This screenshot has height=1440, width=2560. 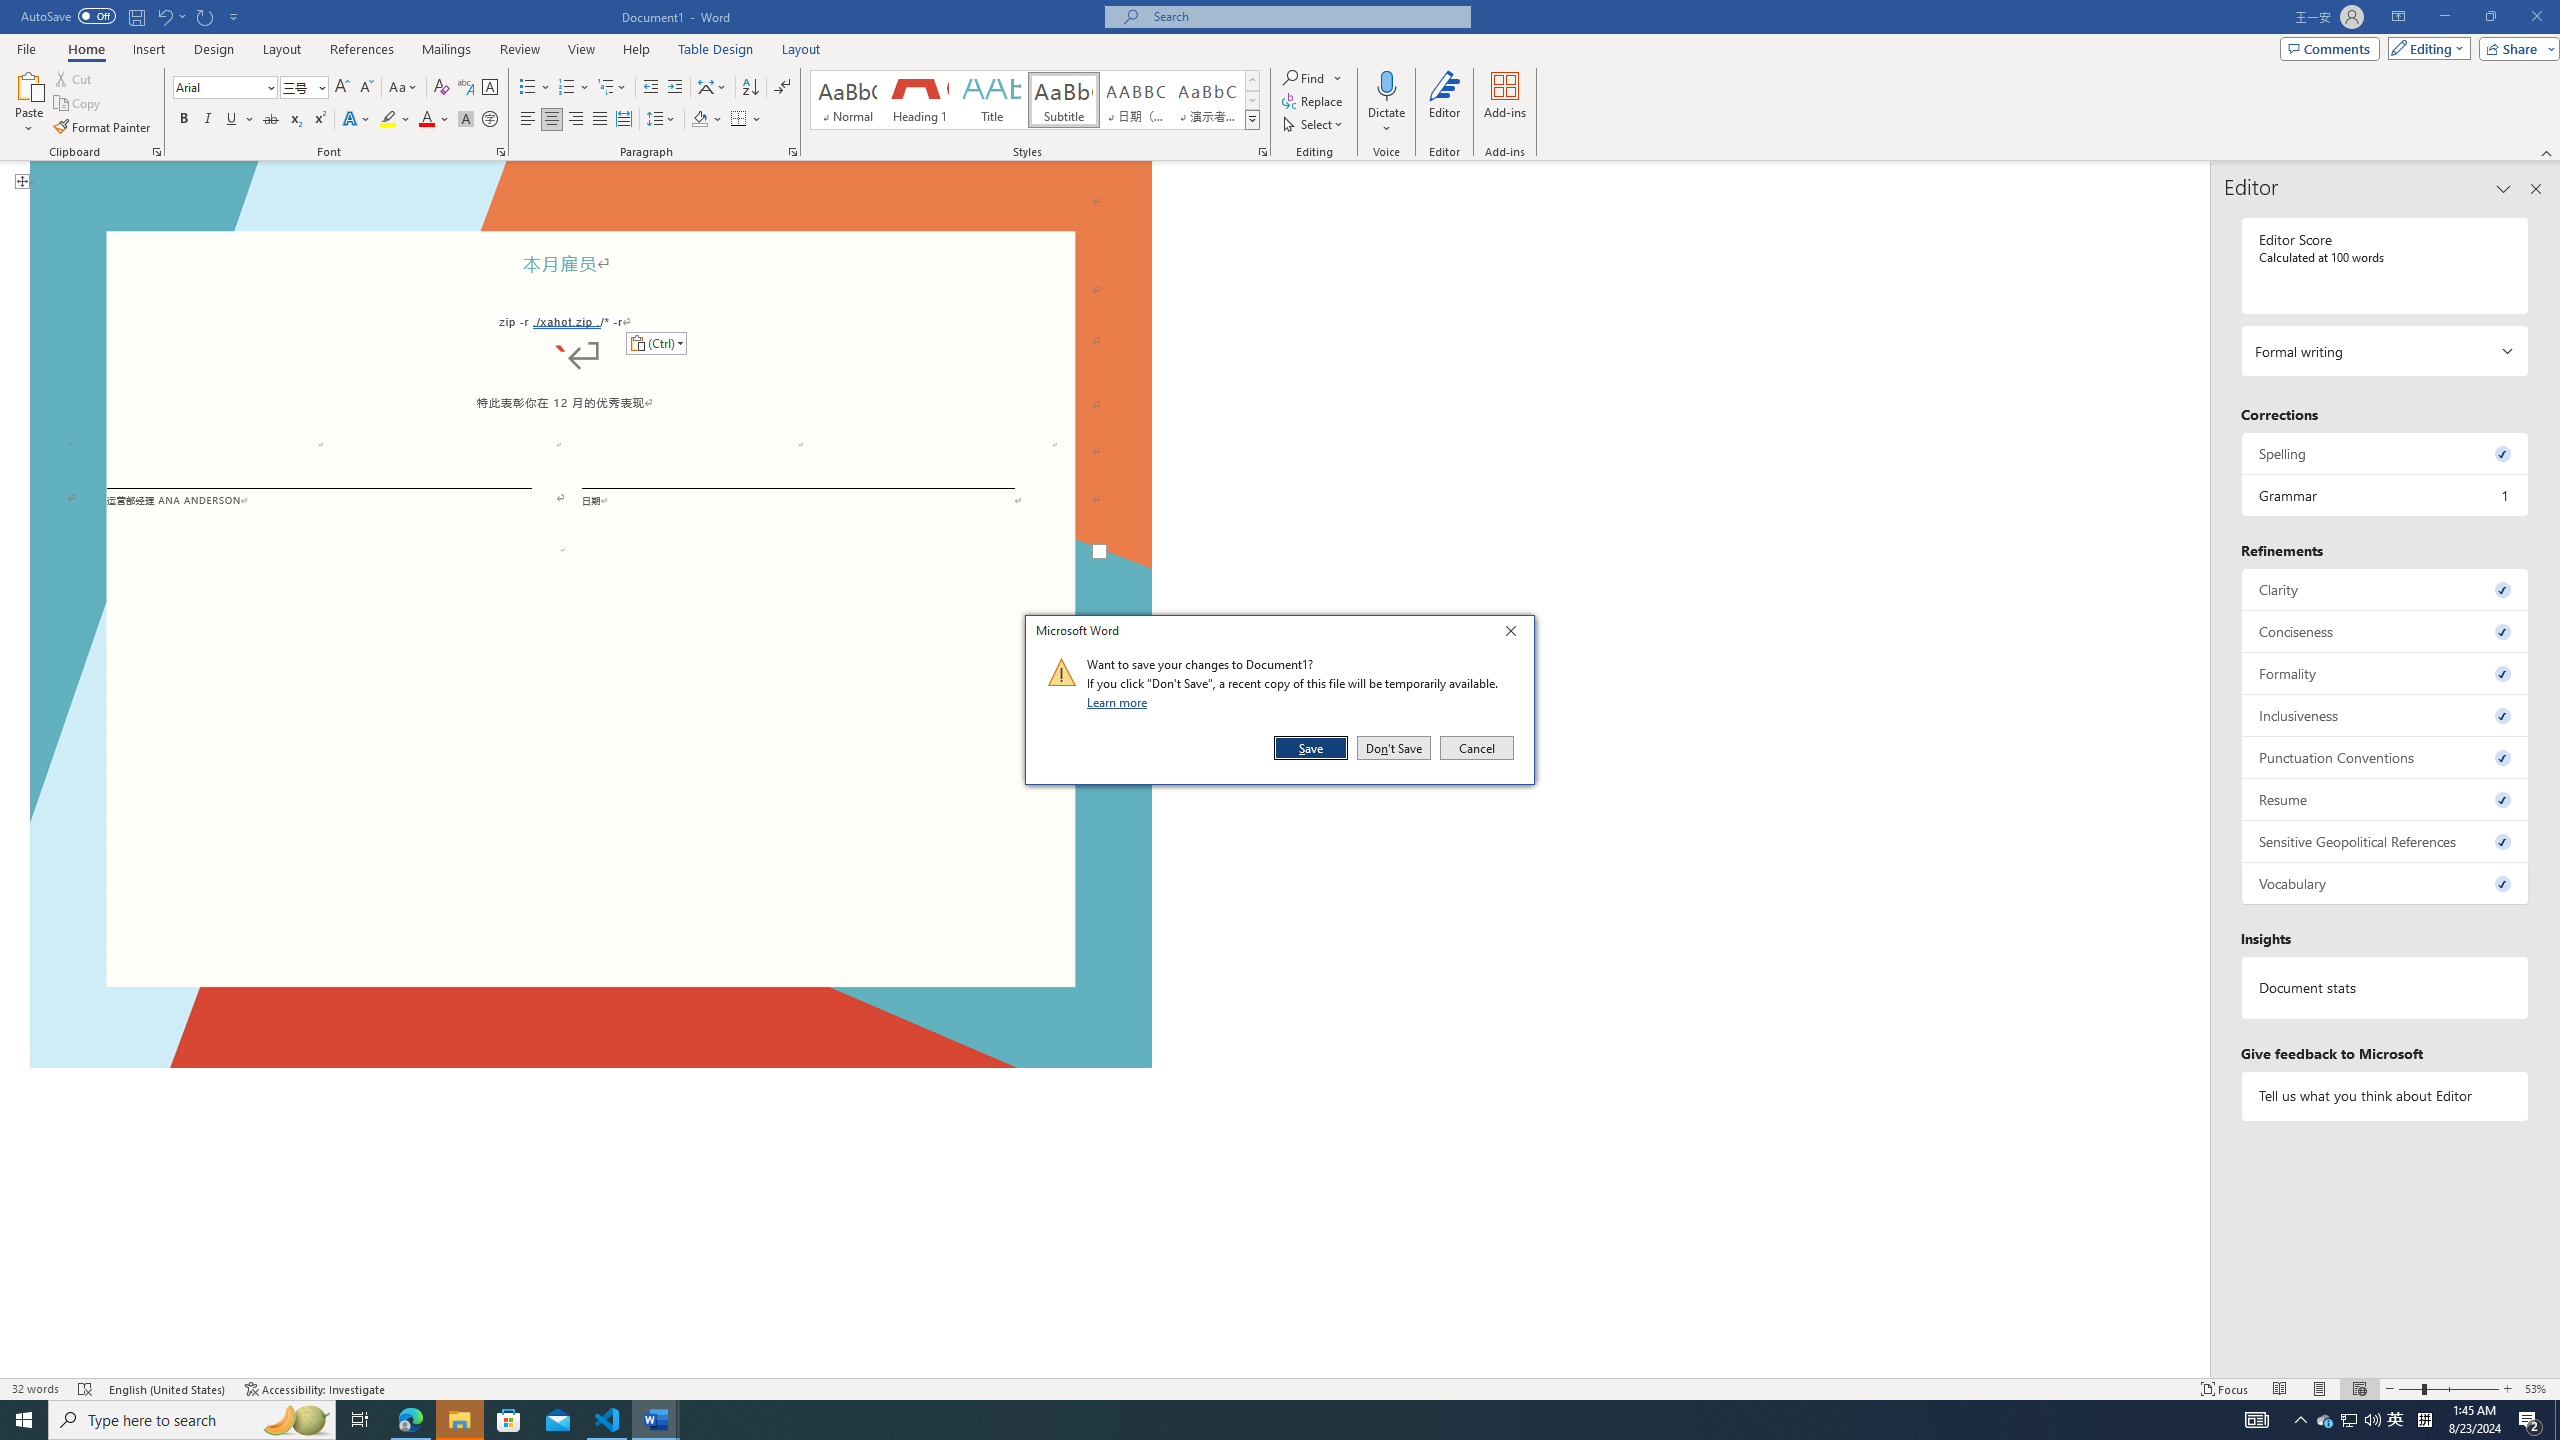 I want to click on 'Styles...', so click(x=1261, y=150).